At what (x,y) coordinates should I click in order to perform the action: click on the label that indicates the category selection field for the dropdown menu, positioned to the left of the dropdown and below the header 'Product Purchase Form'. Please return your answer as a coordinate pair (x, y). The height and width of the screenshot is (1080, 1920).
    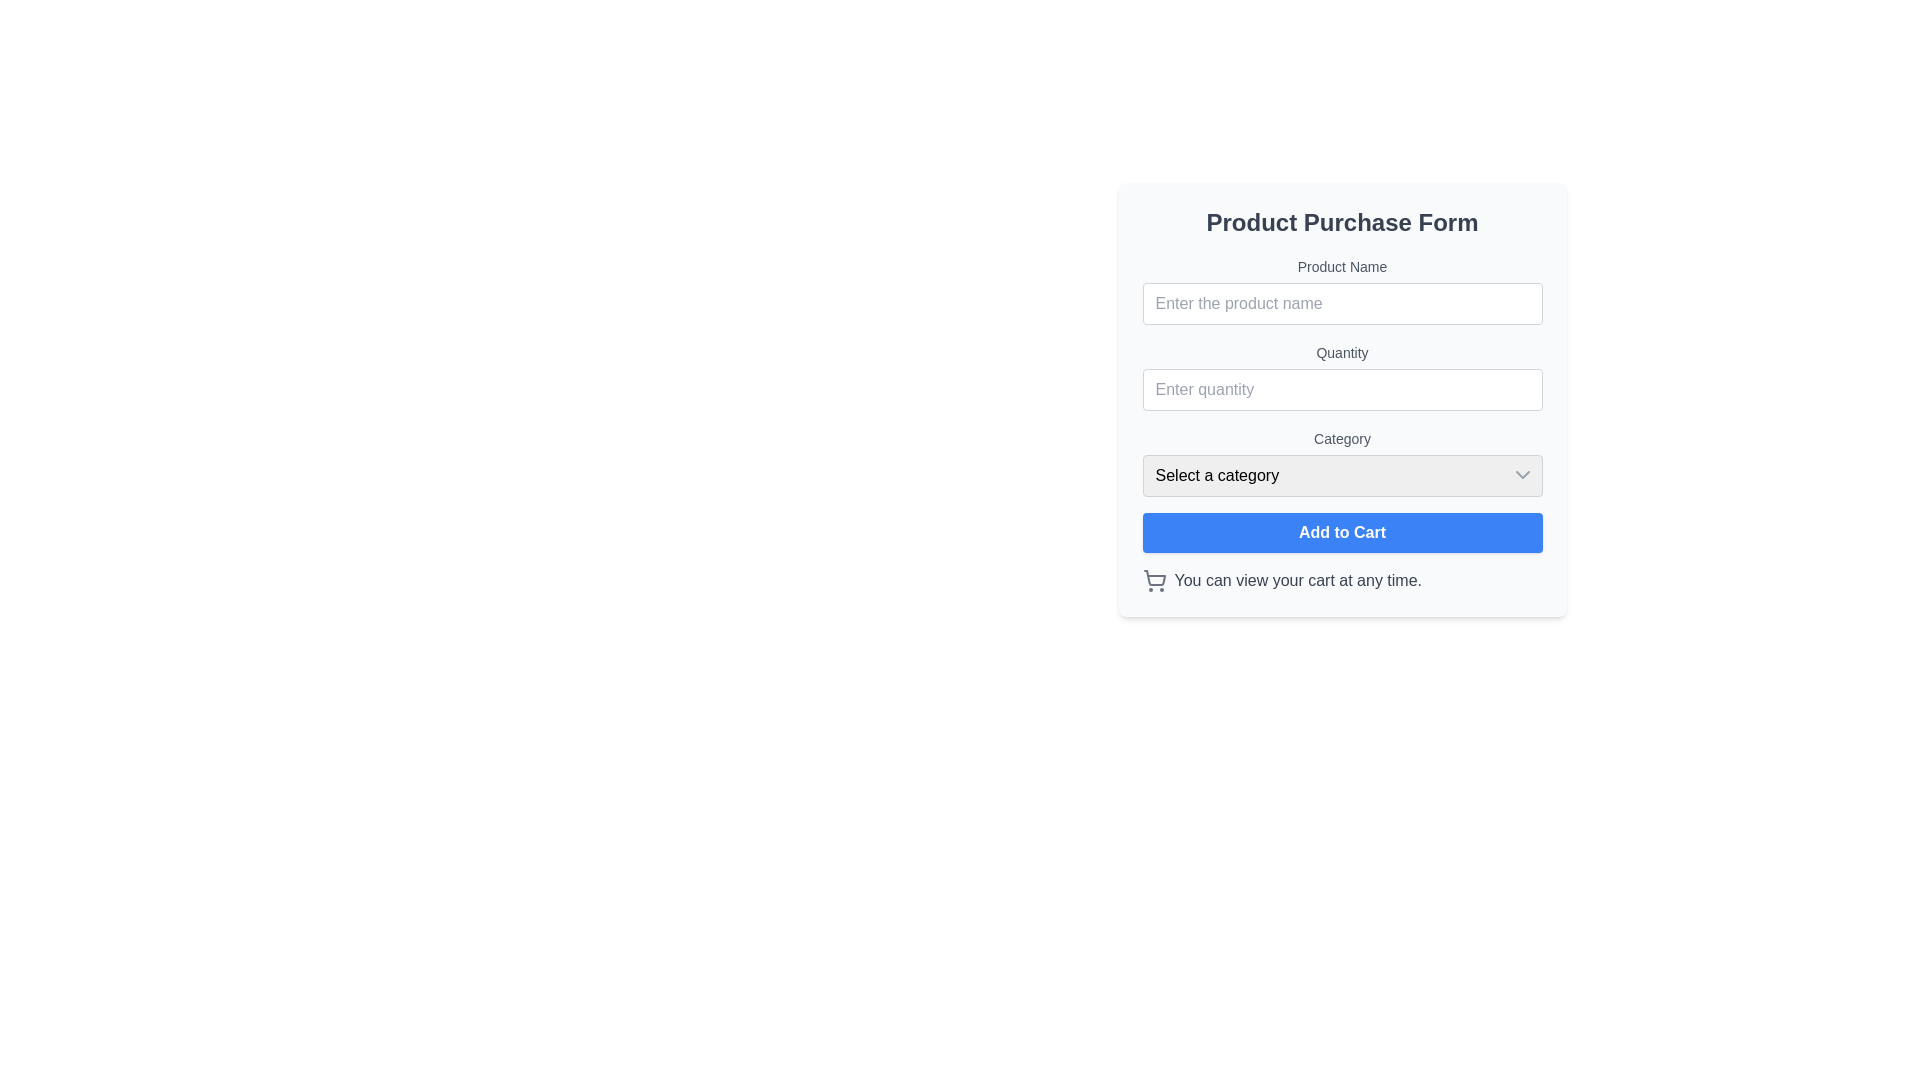
    Looking at the image, I should click on (1342, 438).